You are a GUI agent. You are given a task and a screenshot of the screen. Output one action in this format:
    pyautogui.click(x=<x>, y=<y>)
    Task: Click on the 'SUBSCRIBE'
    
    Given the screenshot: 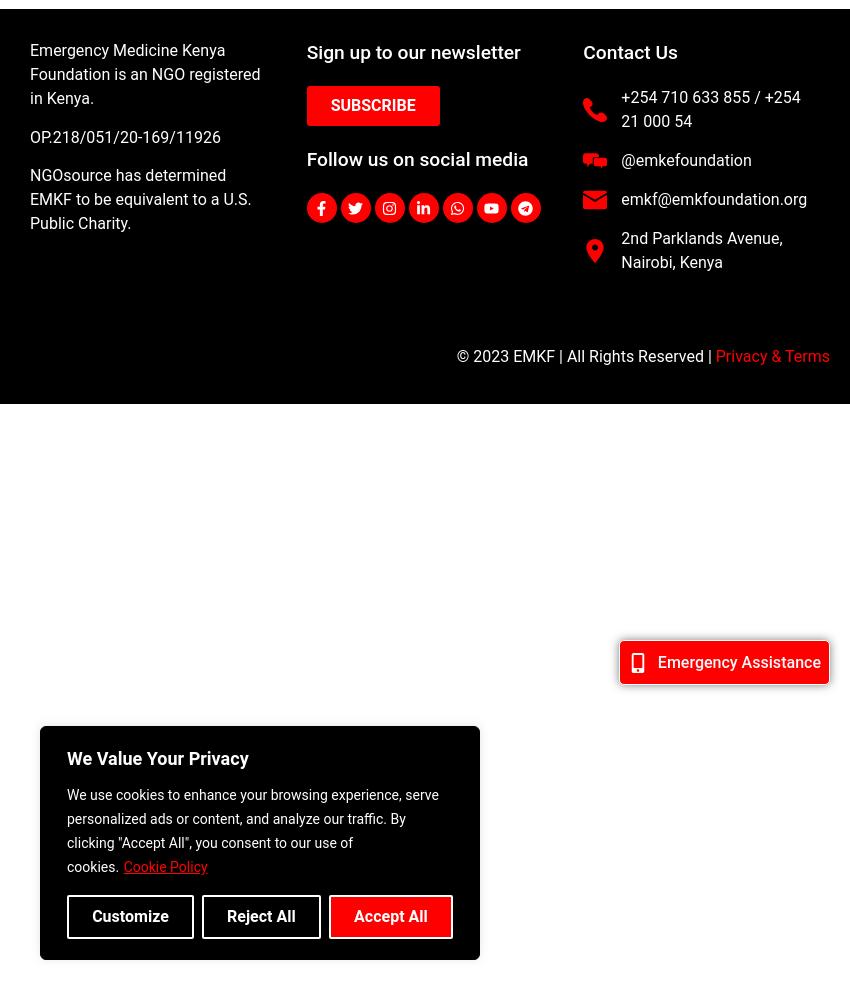 What is the action you would take?
    pyautogui.click(x=371, y=104)
    